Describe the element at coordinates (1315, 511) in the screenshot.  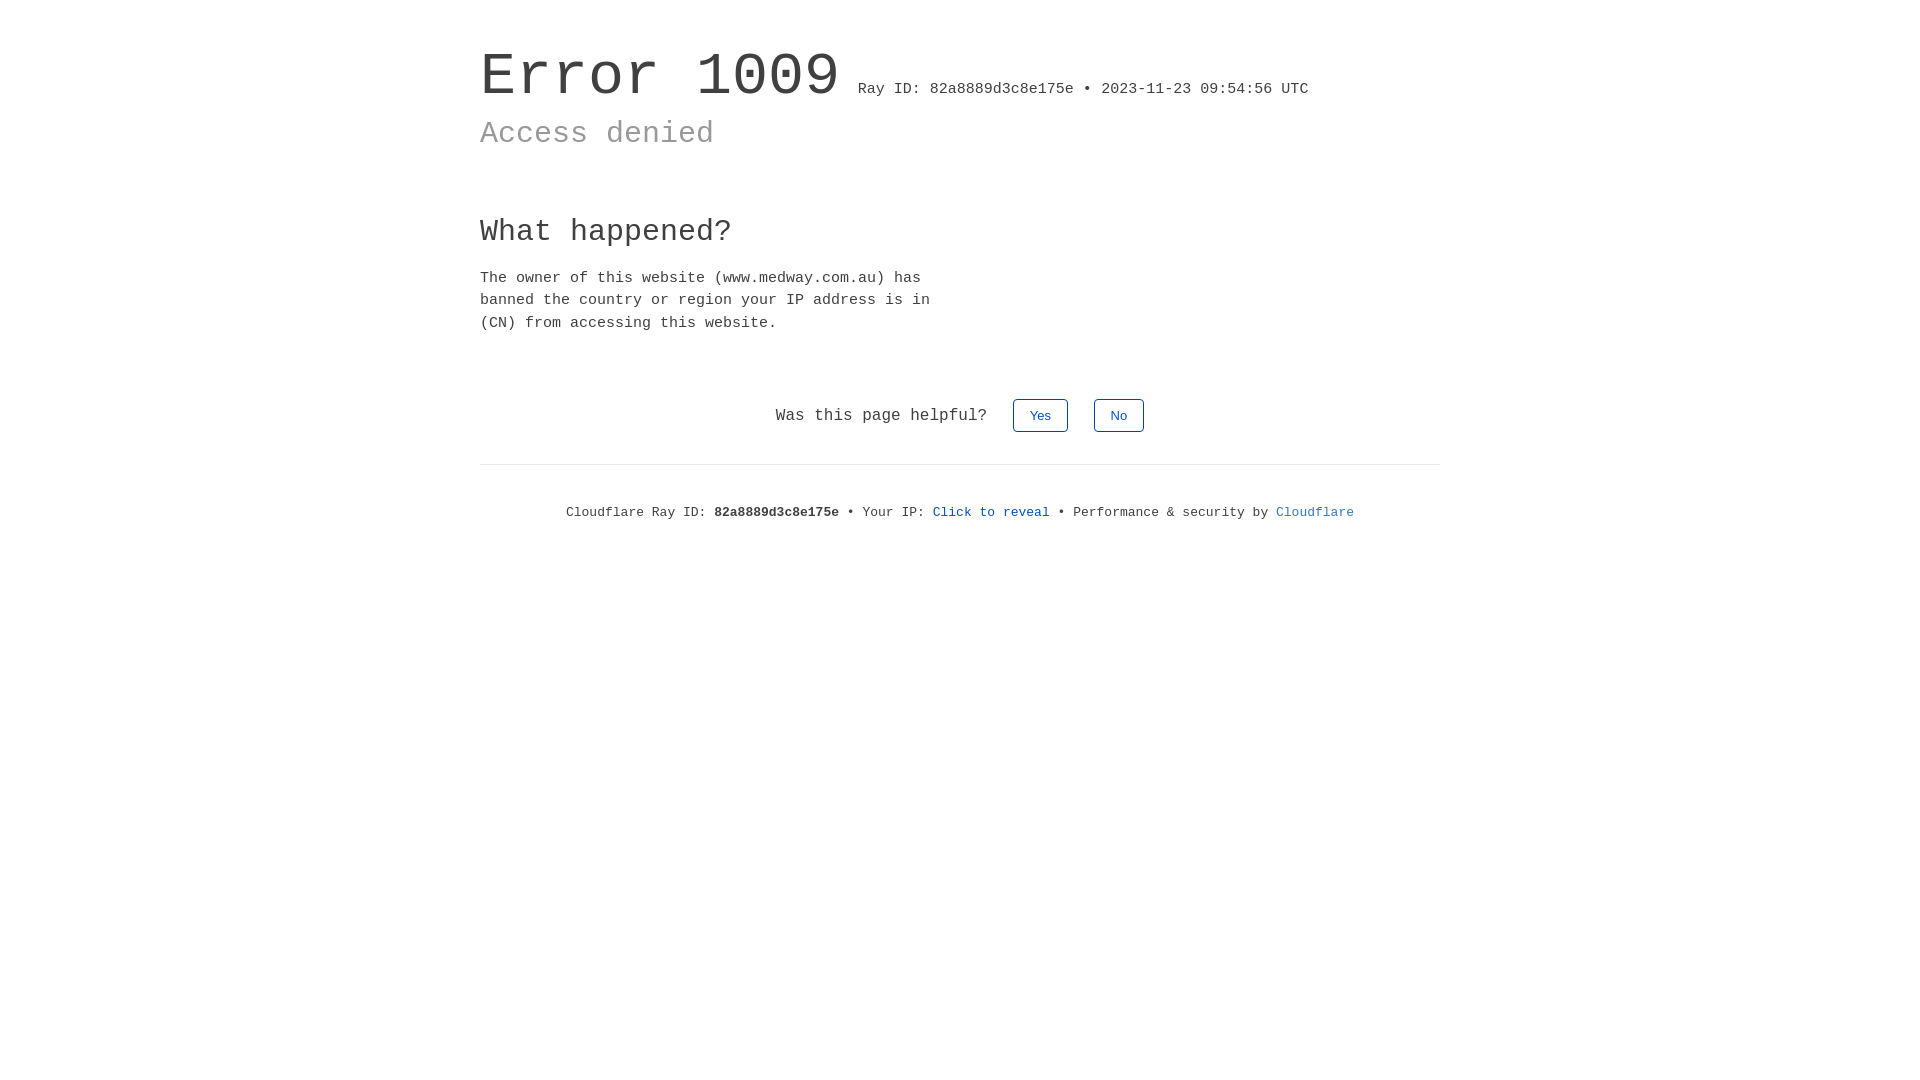
I see `'Cloudflare'` at that location.